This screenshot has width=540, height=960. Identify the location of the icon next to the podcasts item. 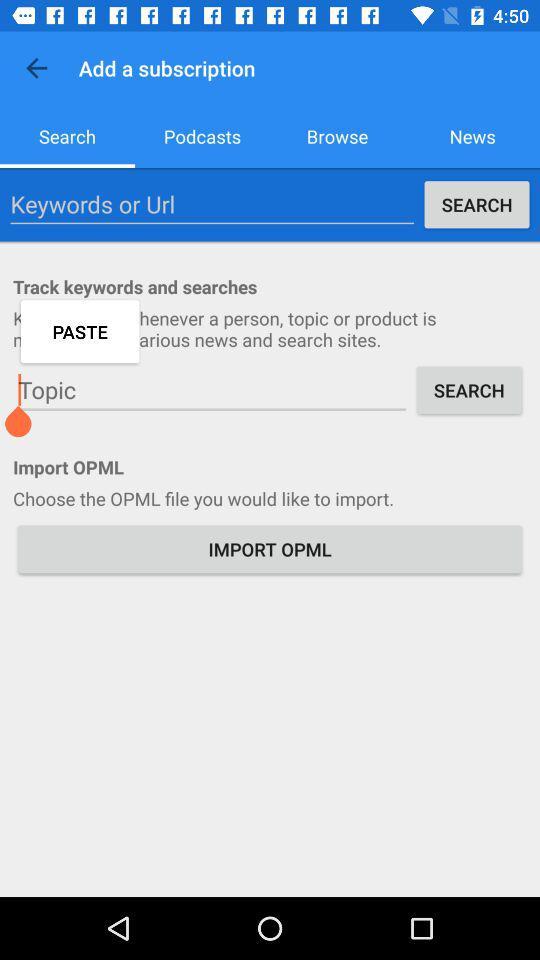
(337, 135).